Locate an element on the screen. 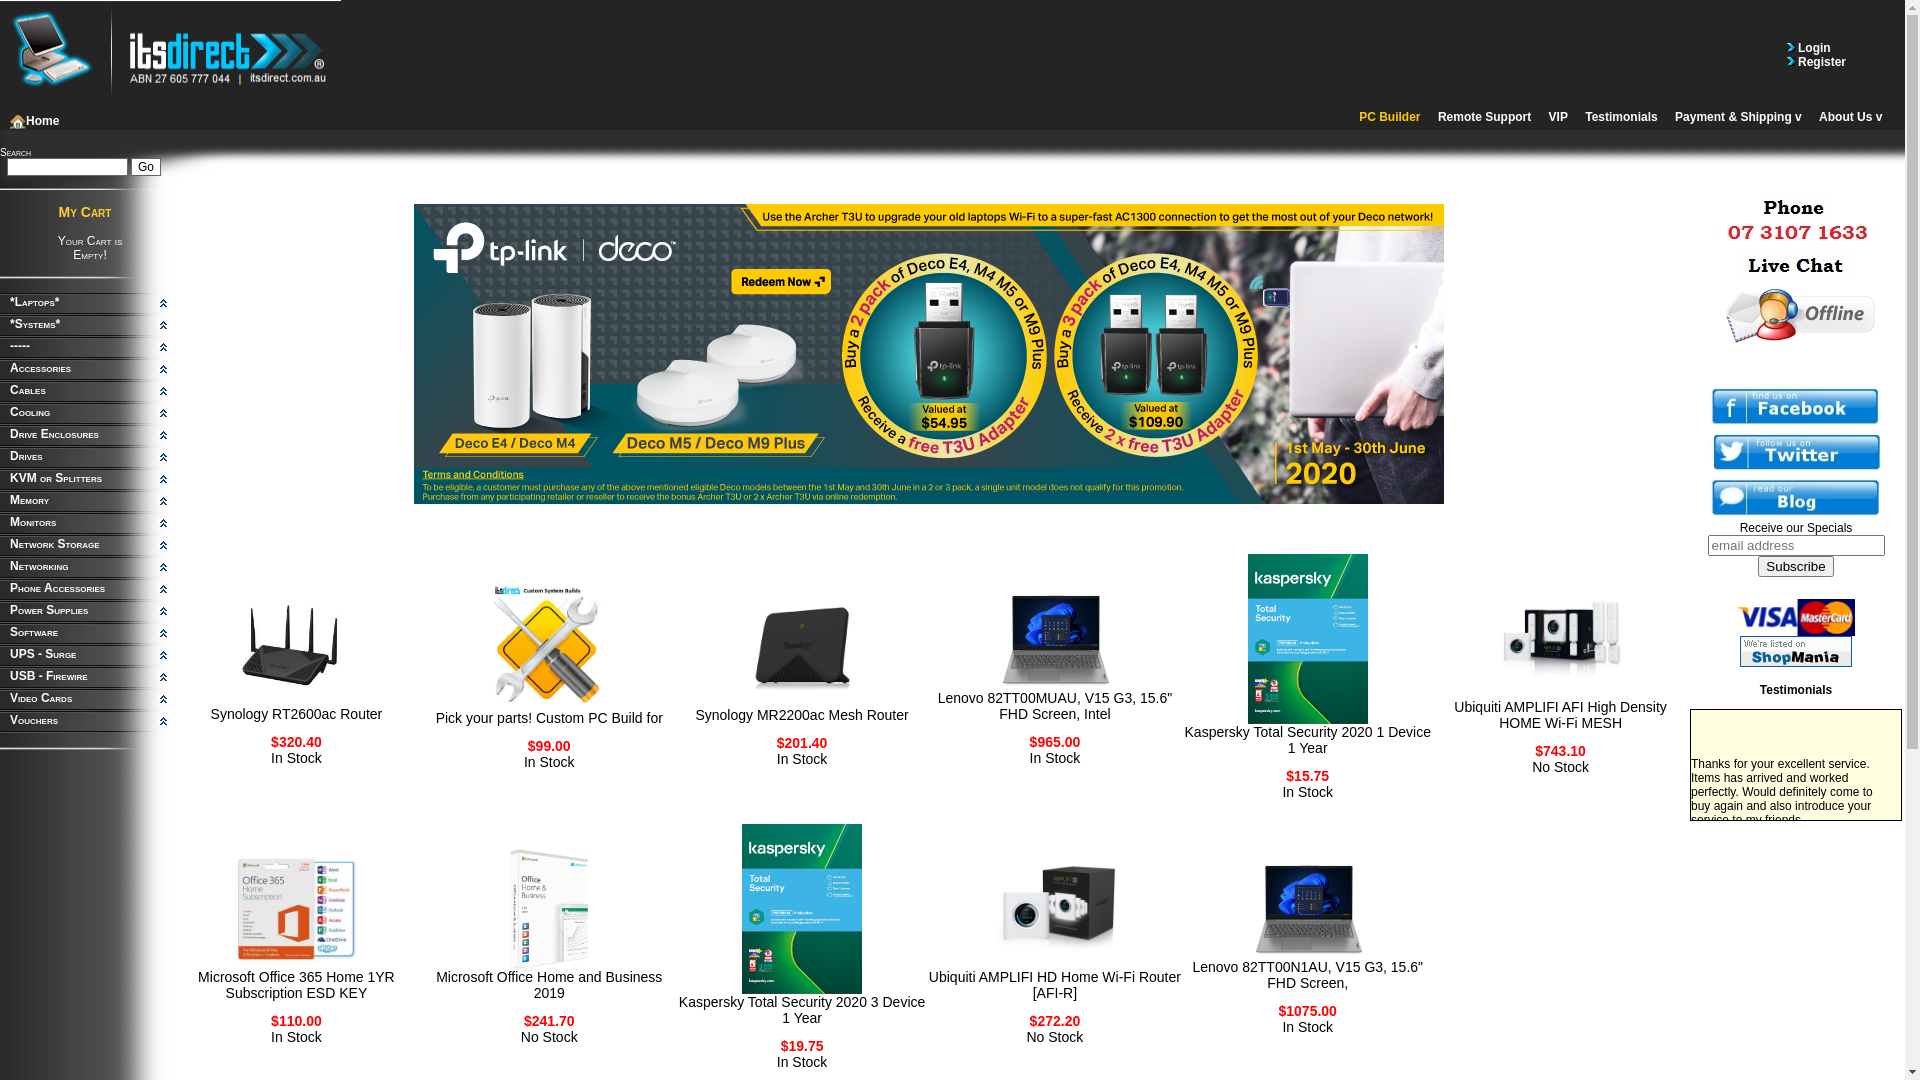  'Home' is located at coordinates (34, 120).